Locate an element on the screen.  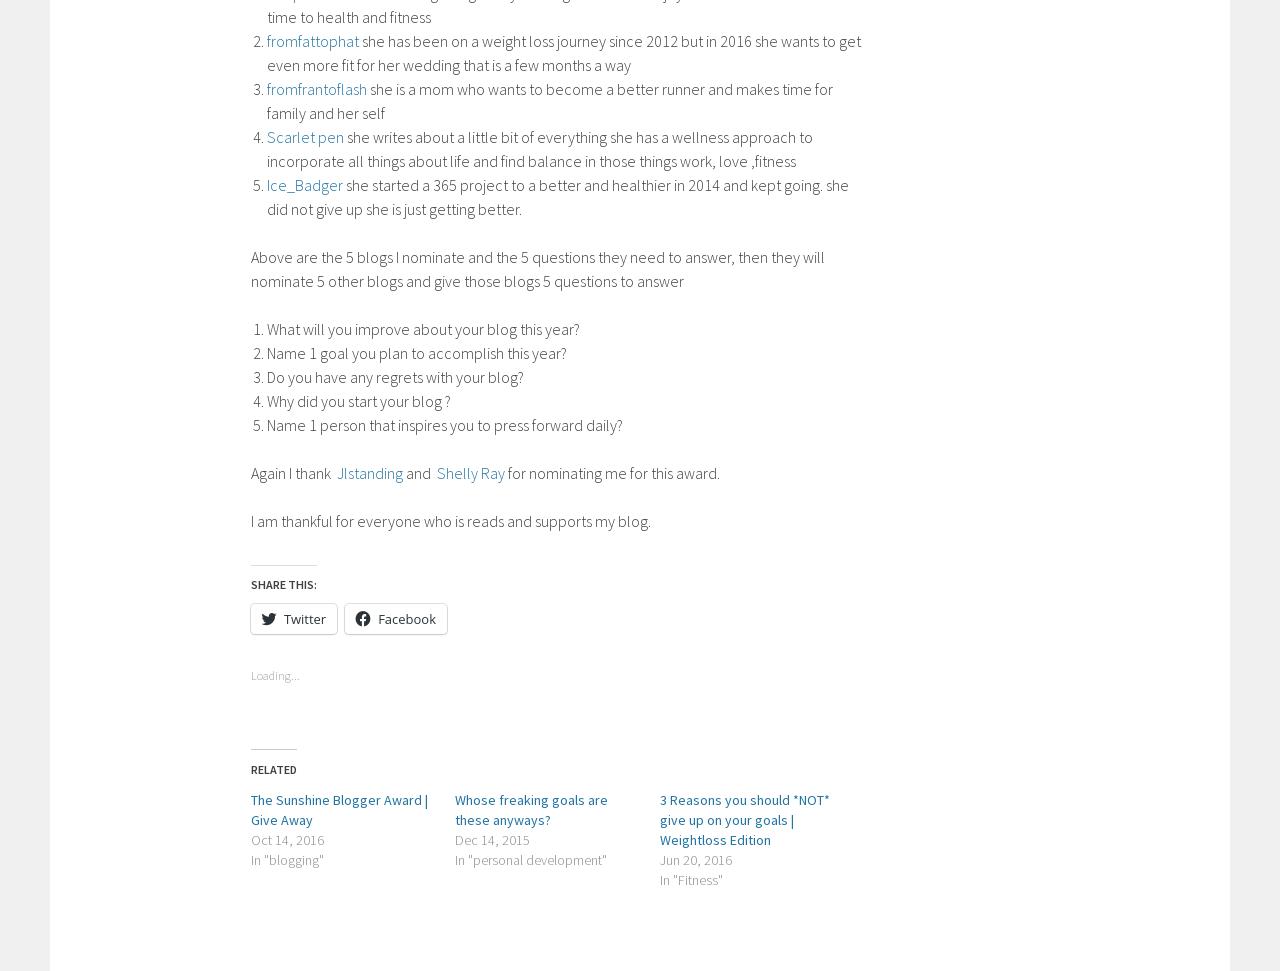
'Name 1 goal you plan to accomplish this year?' is located at coordinates (416, 351).